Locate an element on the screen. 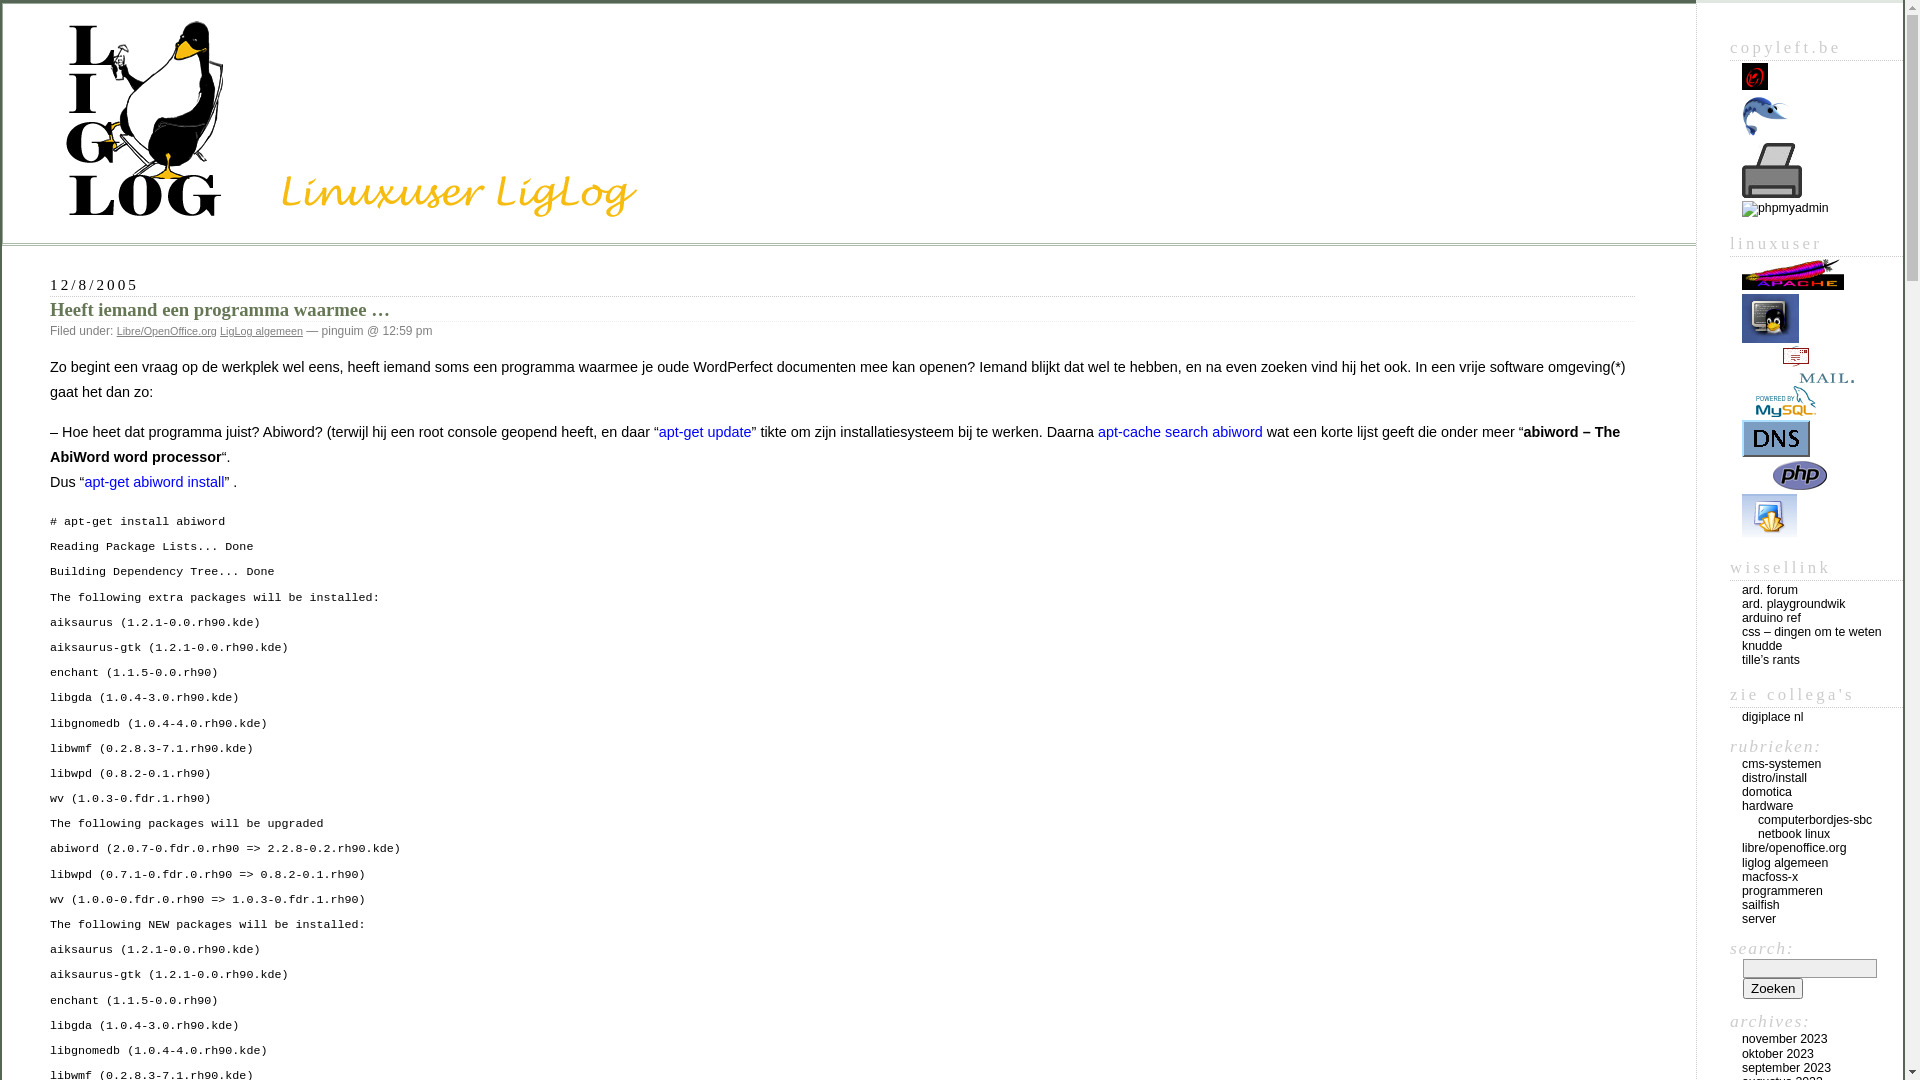  'september 2023' is located at coordinates (1786, 1067).